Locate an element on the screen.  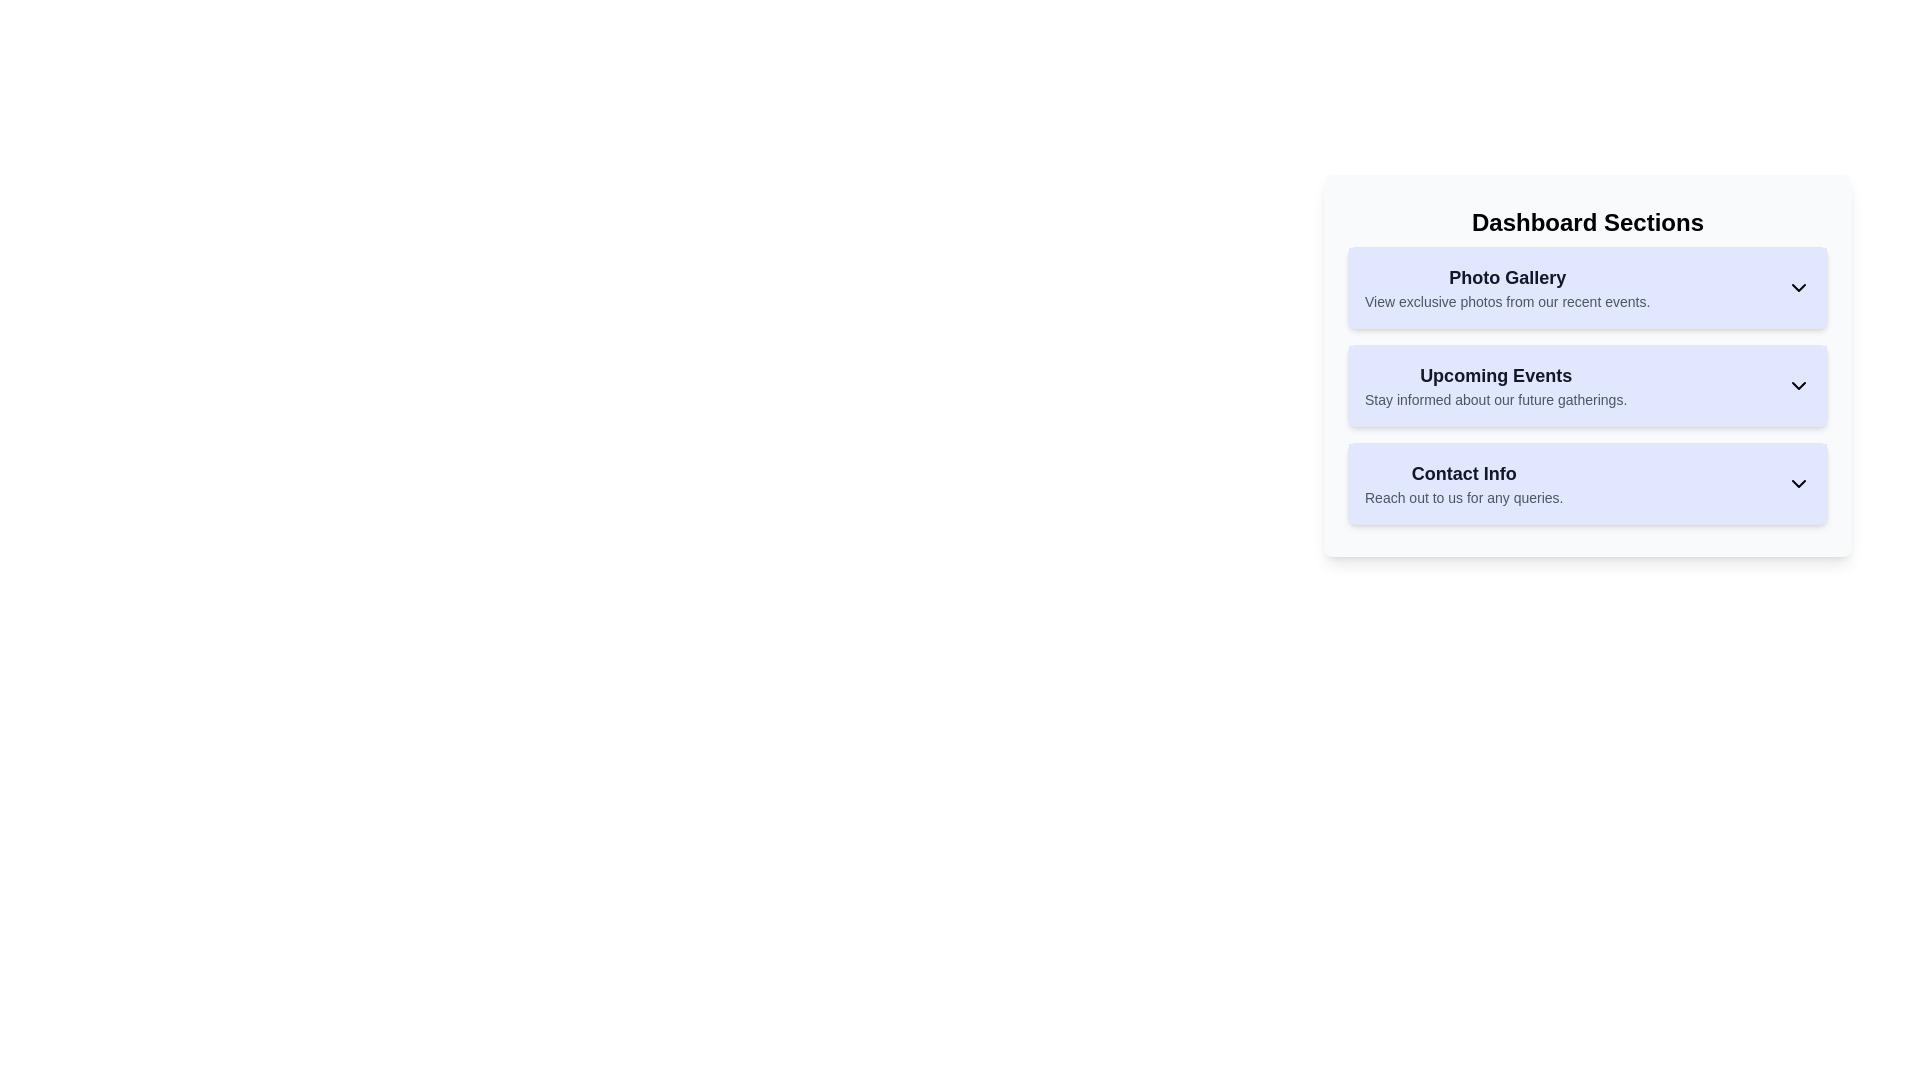
the 'Upcoming Events' button, which is the second button in the Dashboard Sections card is located at coordinates (1587, 394).